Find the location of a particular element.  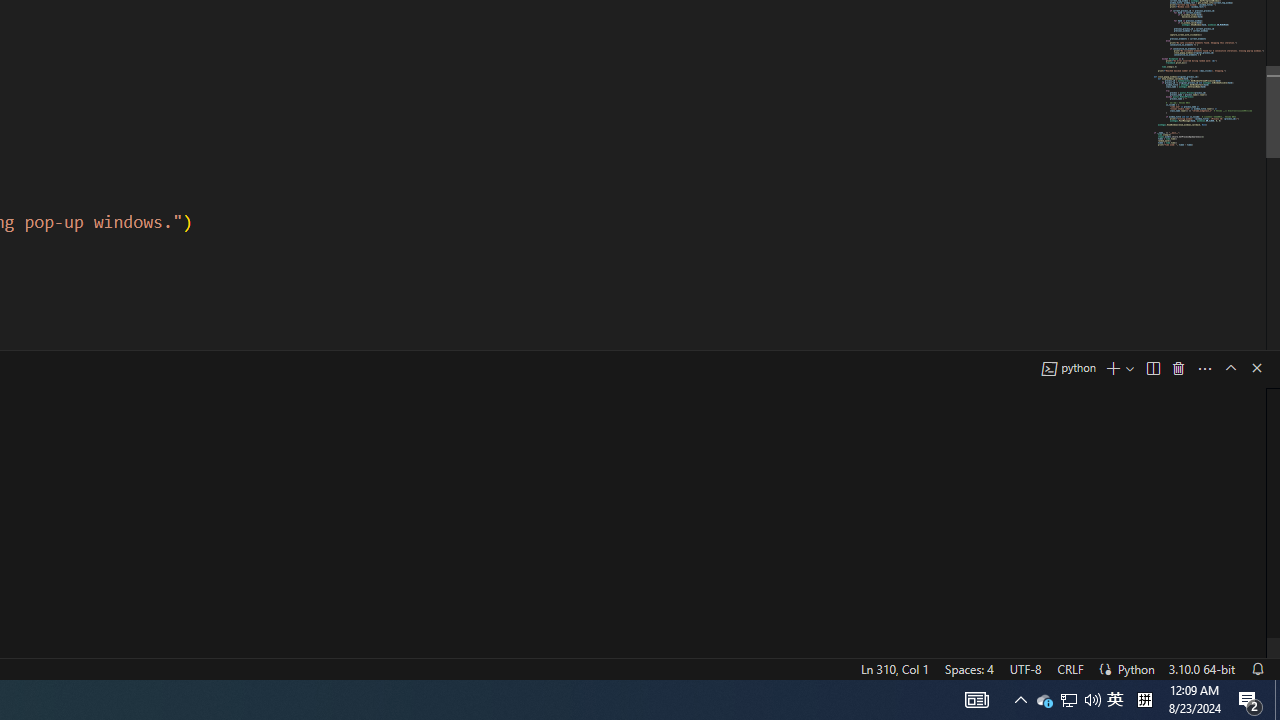

'Ln 310, Col 1' is located at coordinates (893, 668).